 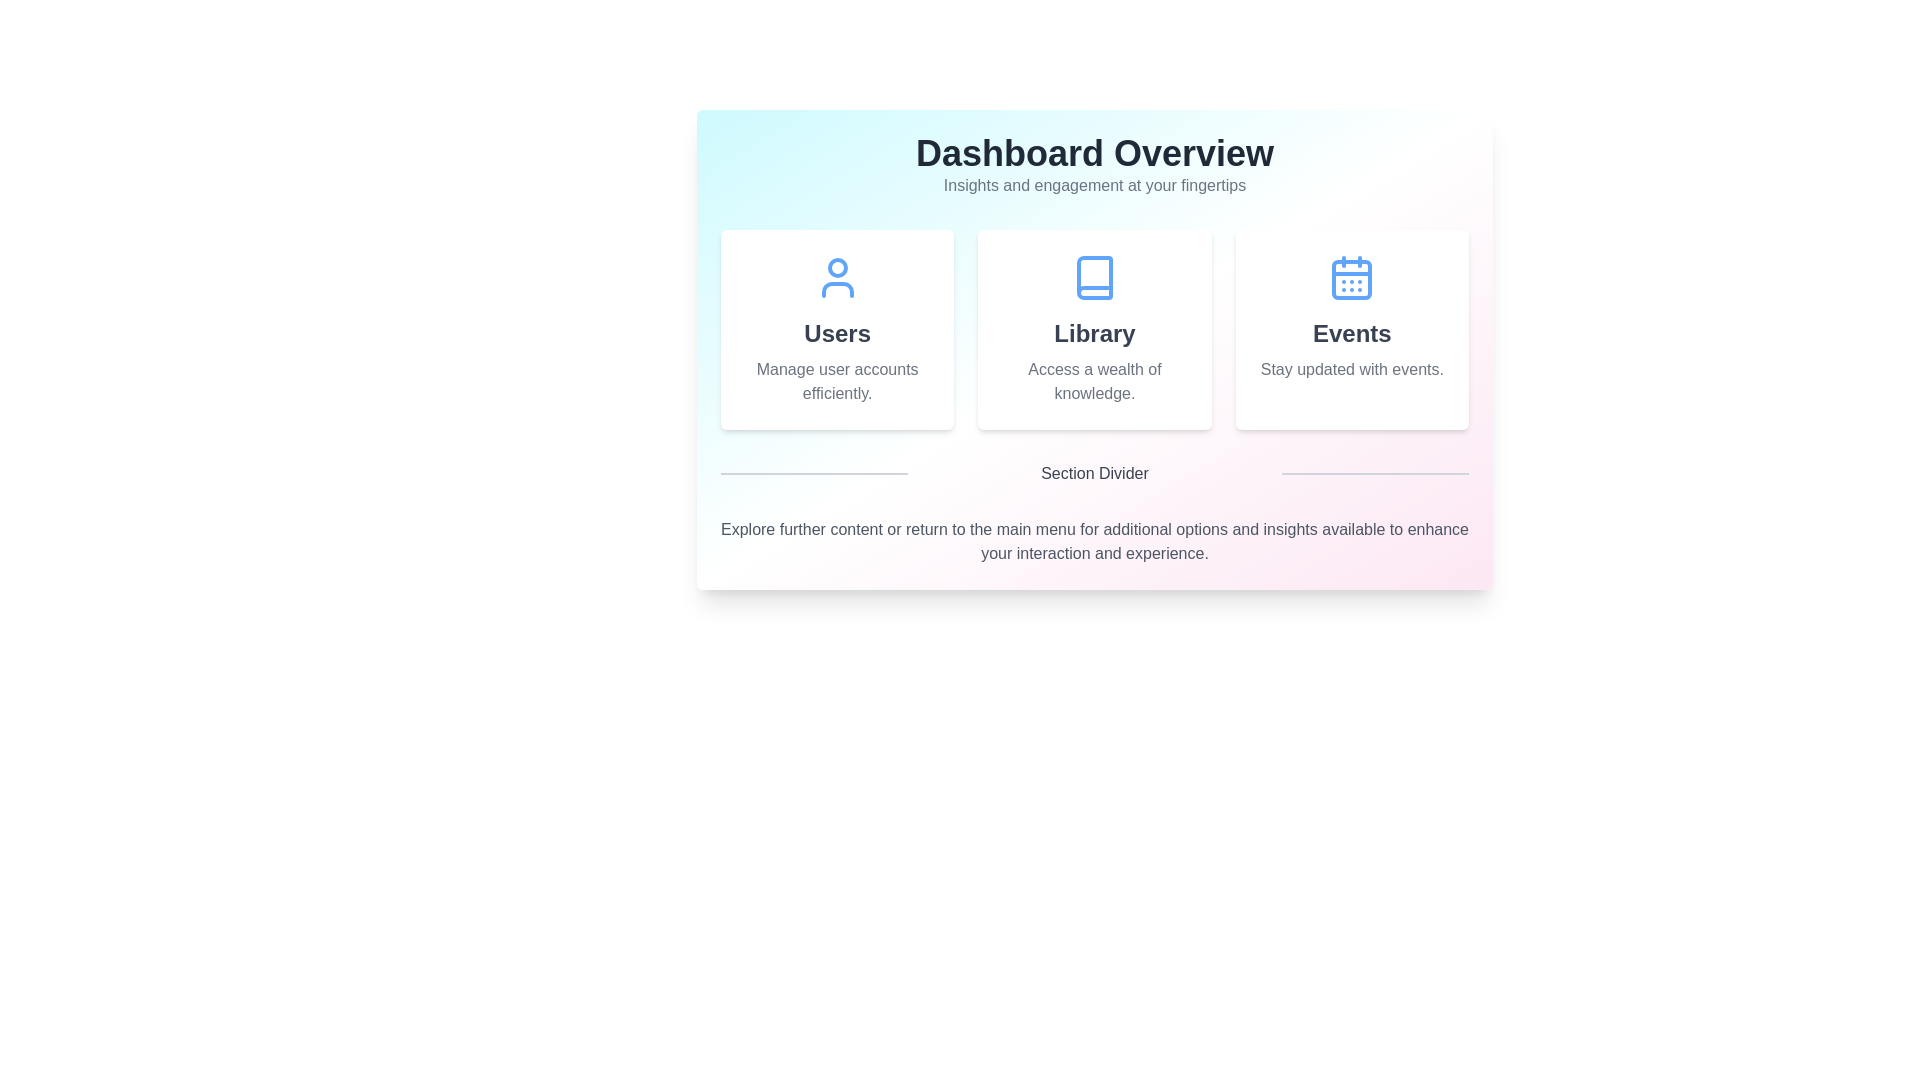 I want to click on the circular SVG element representing the head of the user symbol, which is styled with a blue outline and located above the 'Users' label in the dashboard, so click(x=837, y=266).